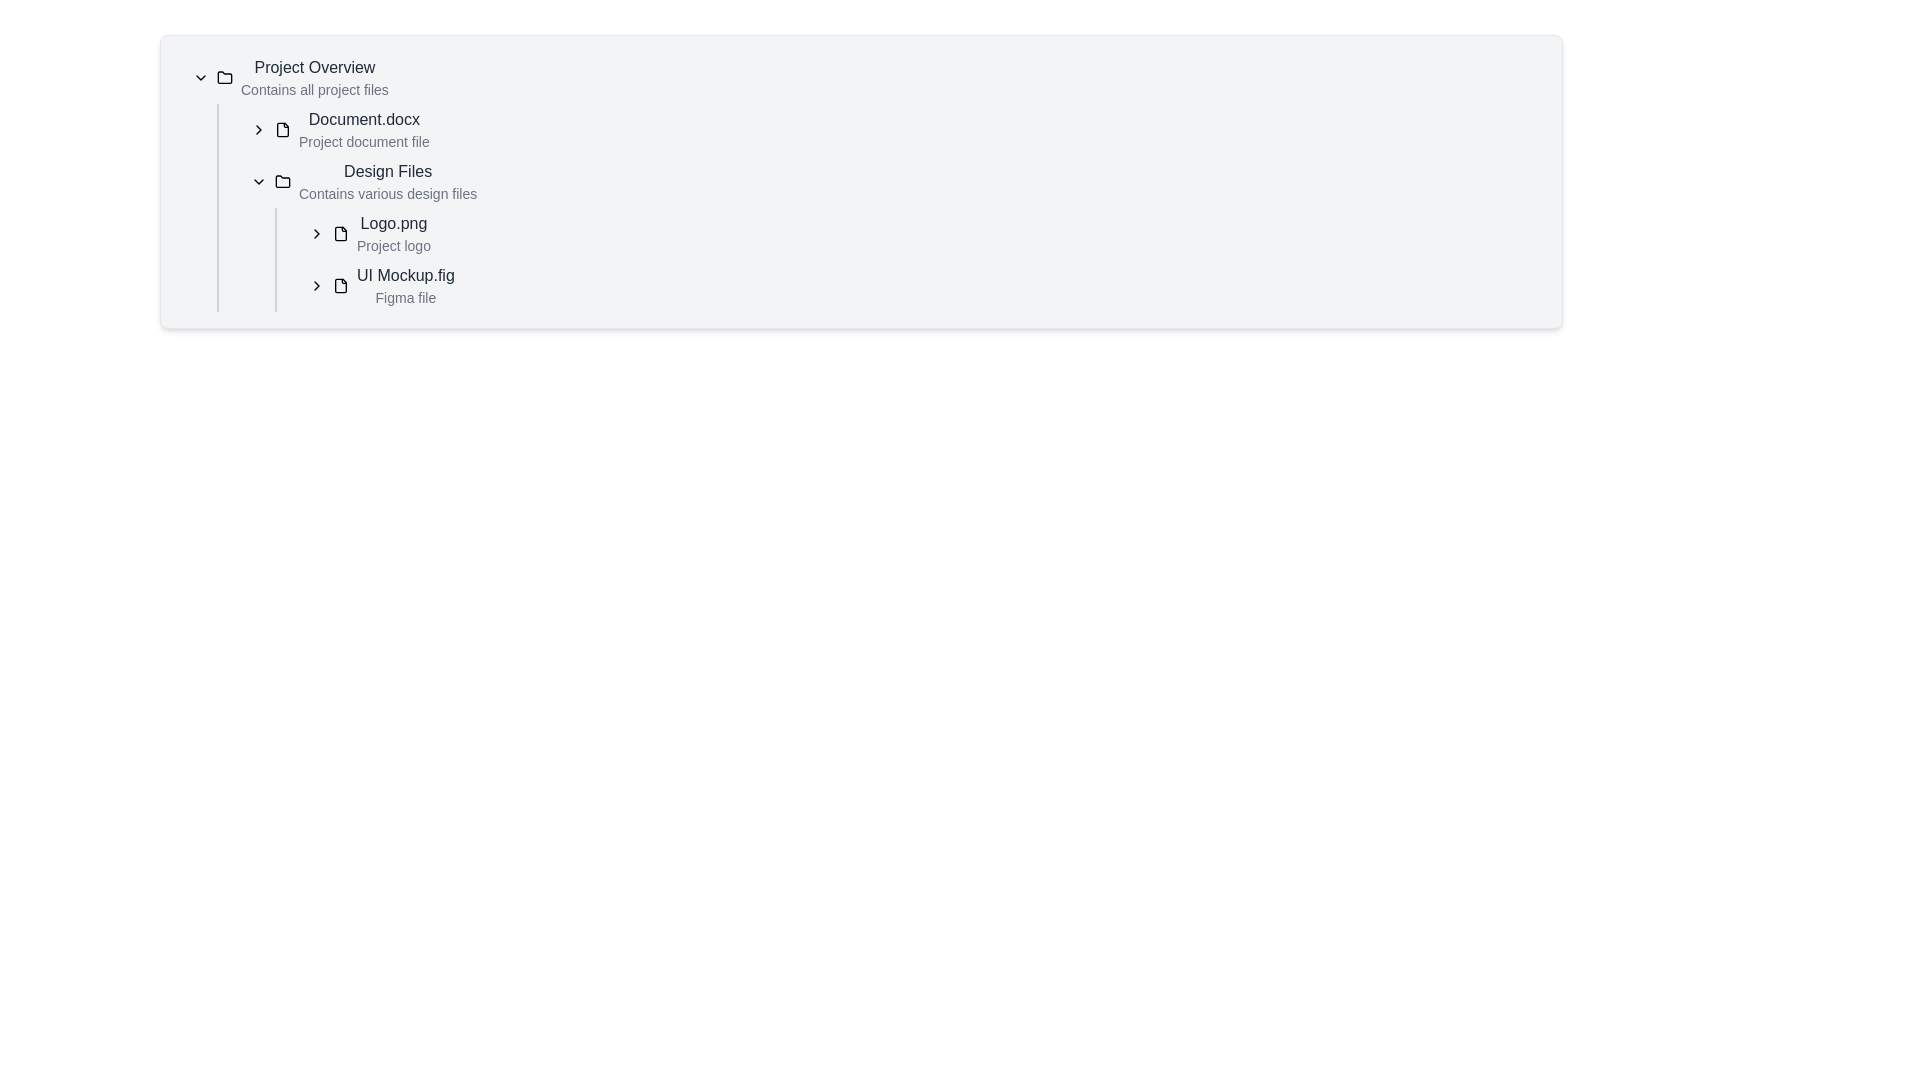  I want to click on the text label displaying 'Project document file', which is styled in small gray font and located directly below 'Document.docx' in the hierarchical file structure, so click(364, 141).